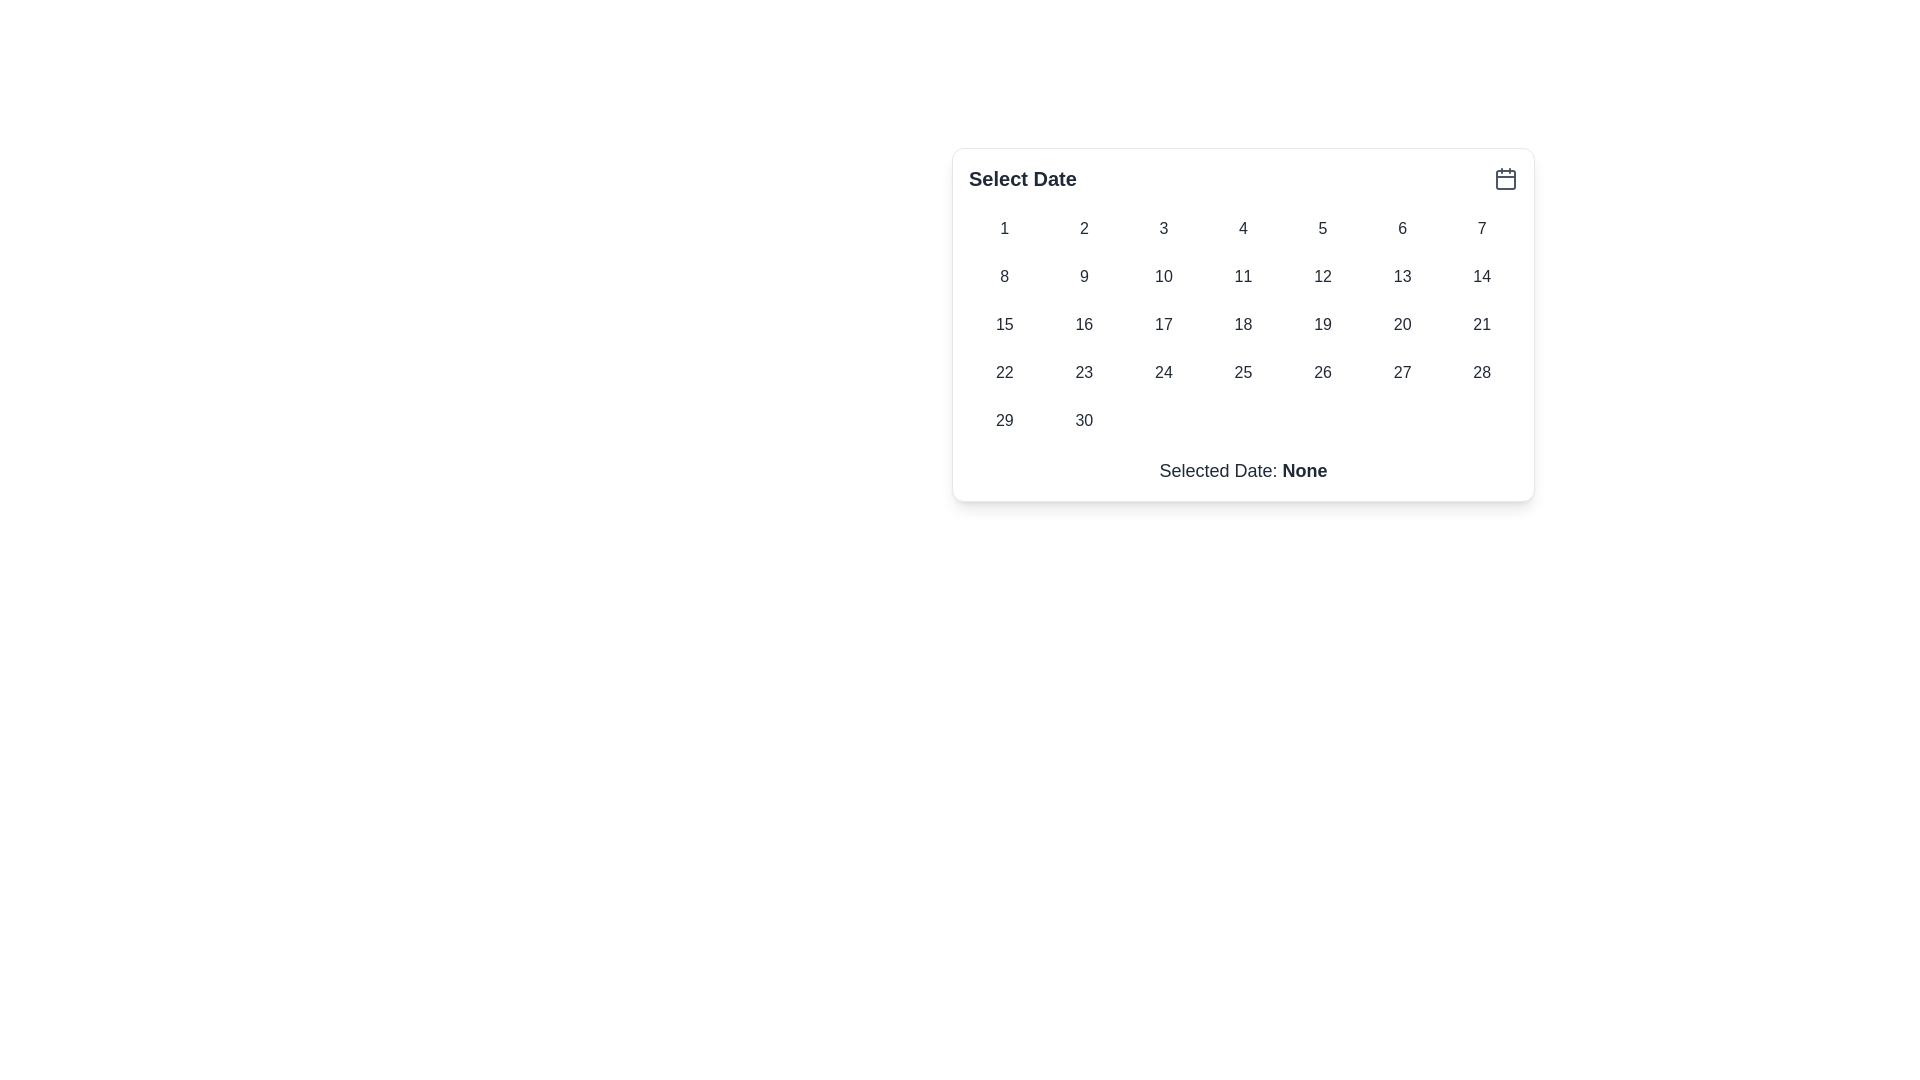 The height and width of the screenshot is (1080, 1920). Describe the element at coordinates (1506, 180) in the screenshot. I see `the central area of the calendar icon located in the upper-right corner of the date picker panel` at that location.